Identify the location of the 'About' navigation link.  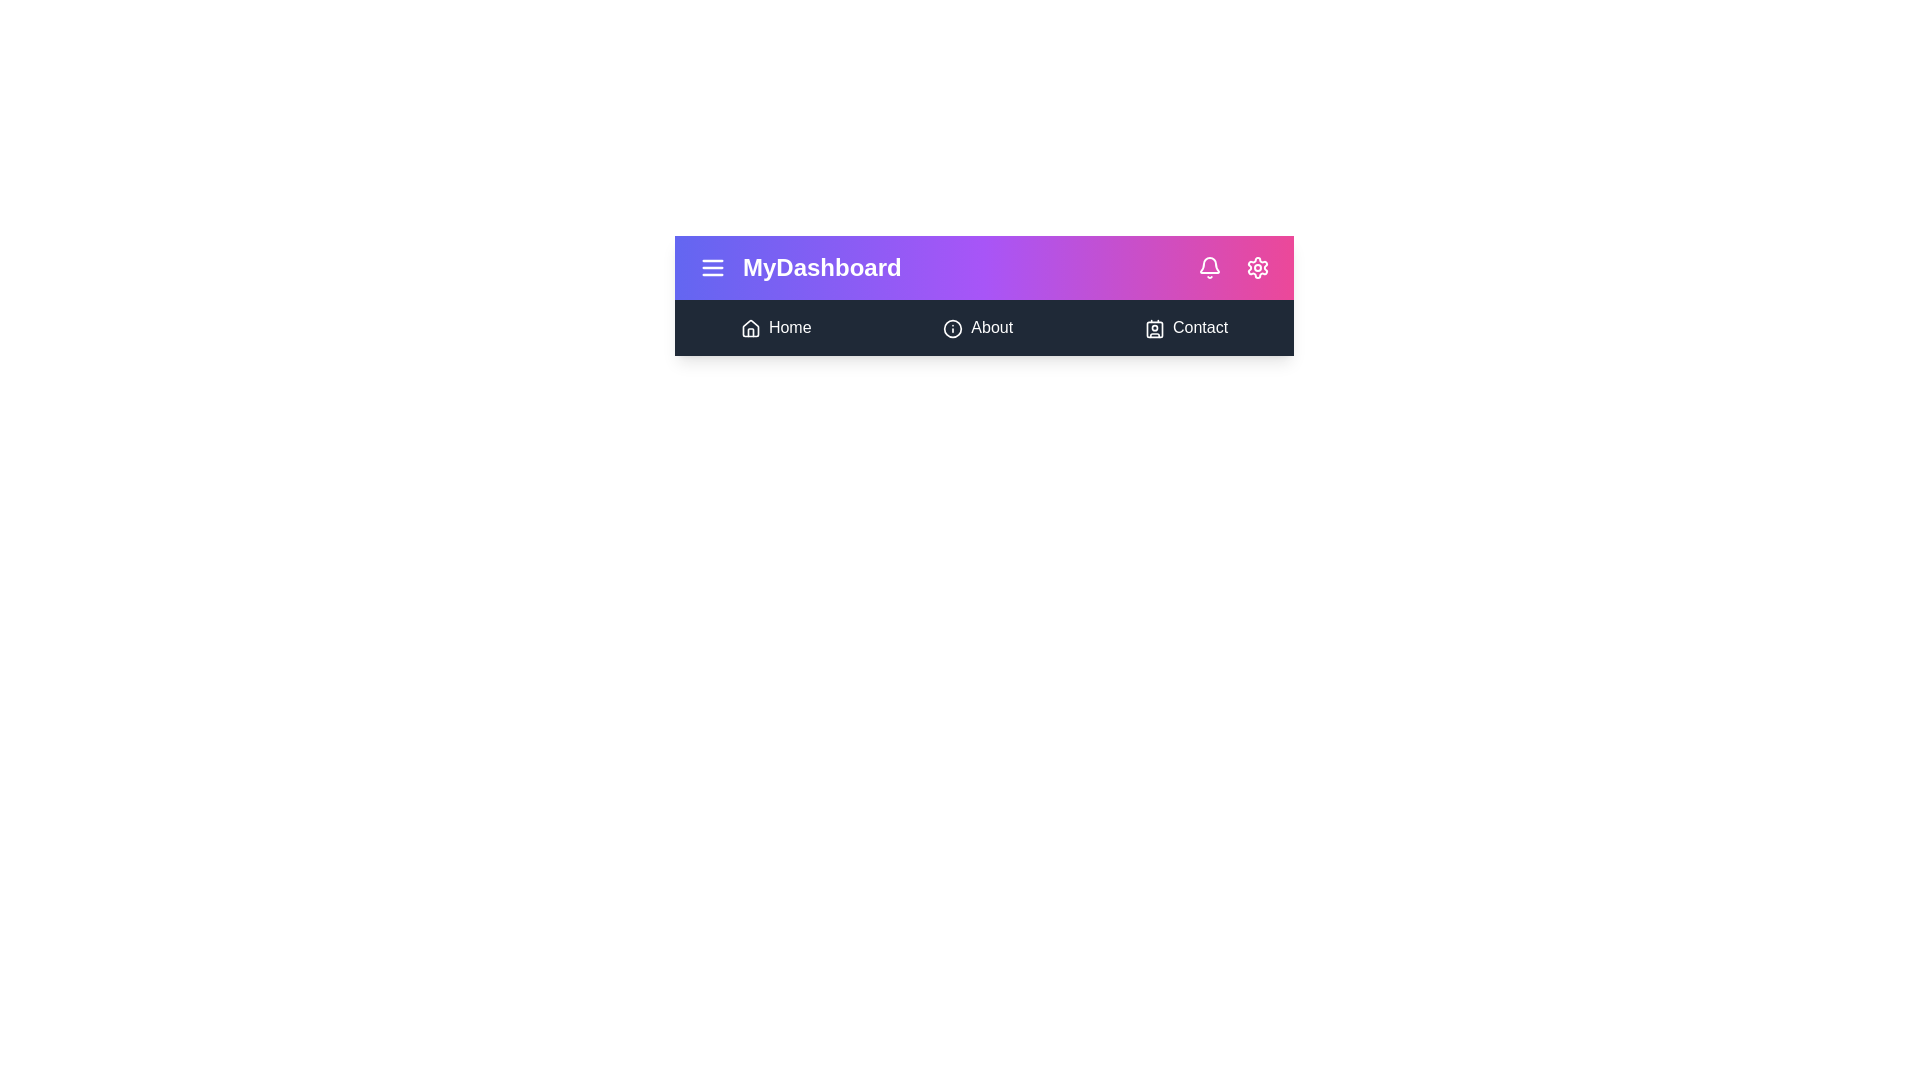
(978, 326).